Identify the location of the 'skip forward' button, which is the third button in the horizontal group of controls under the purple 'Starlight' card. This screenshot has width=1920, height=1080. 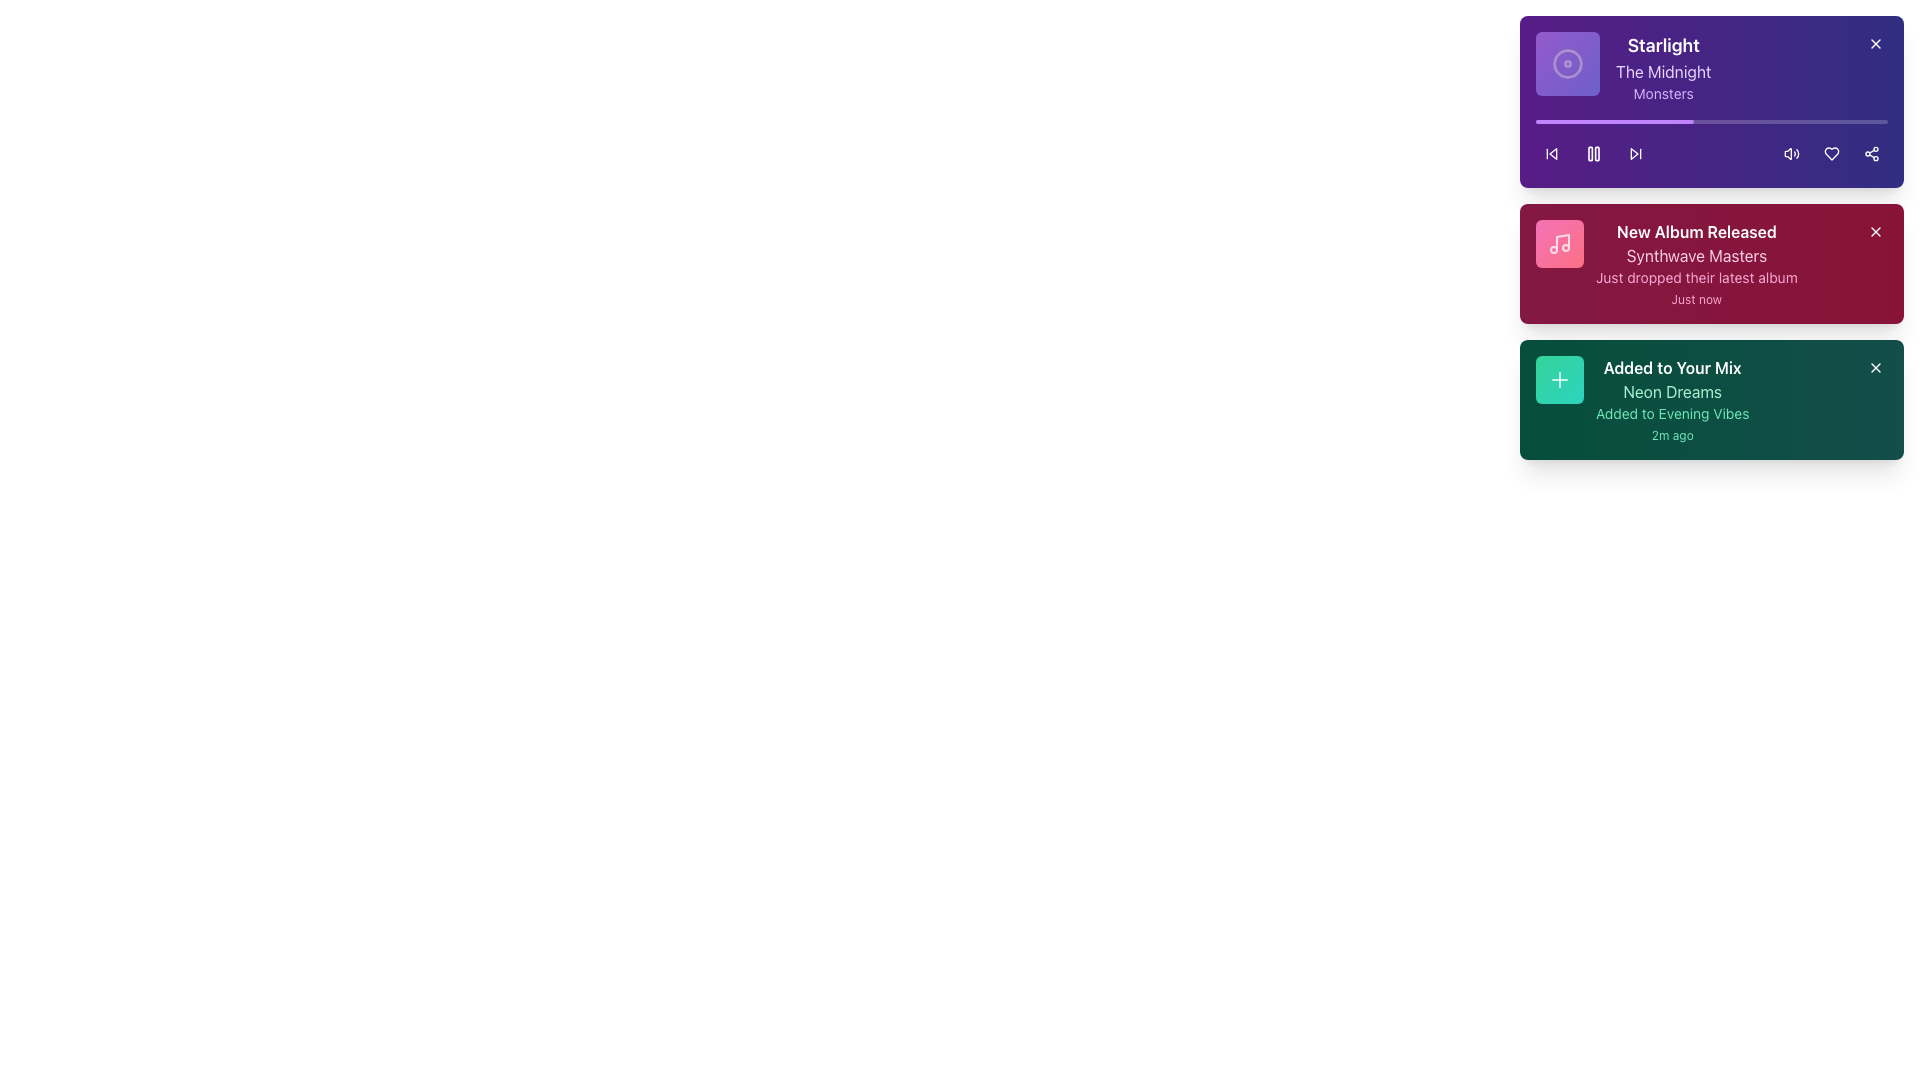
(1636, 153).